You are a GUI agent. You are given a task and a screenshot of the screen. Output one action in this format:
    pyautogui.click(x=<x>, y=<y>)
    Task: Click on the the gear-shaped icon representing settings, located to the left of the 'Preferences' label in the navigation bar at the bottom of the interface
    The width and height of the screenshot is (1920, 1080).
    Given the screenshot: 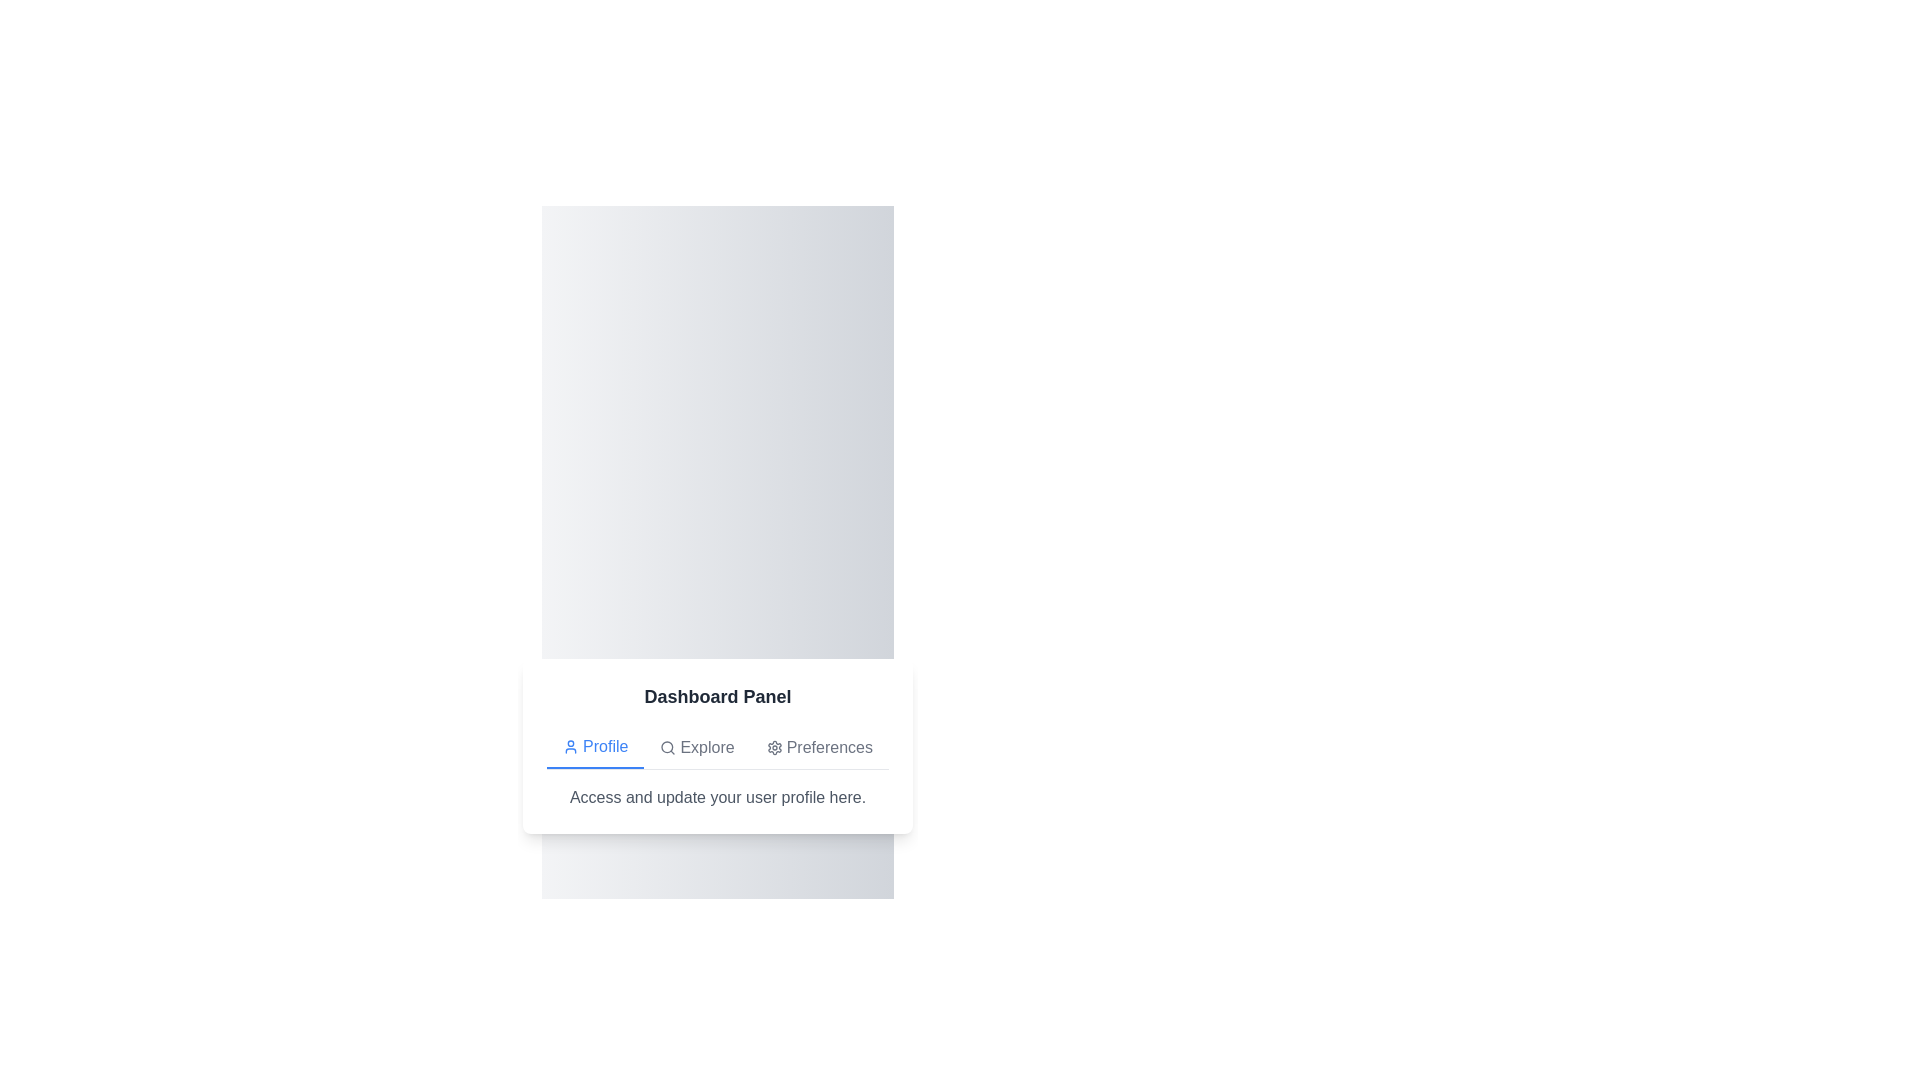 What is the action you would take?
    pyautogui.click(x=773, y=747)
    